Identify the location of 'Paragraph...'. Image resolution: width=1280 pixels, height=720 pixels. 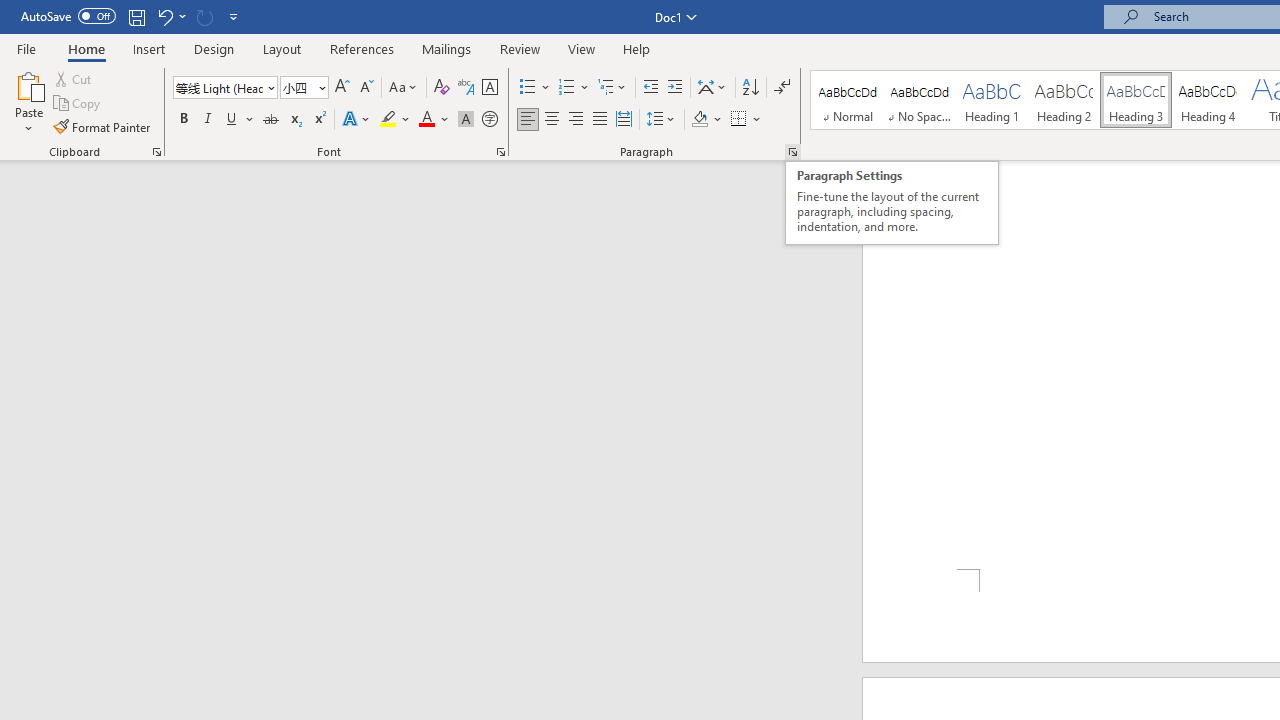
(791, 150).